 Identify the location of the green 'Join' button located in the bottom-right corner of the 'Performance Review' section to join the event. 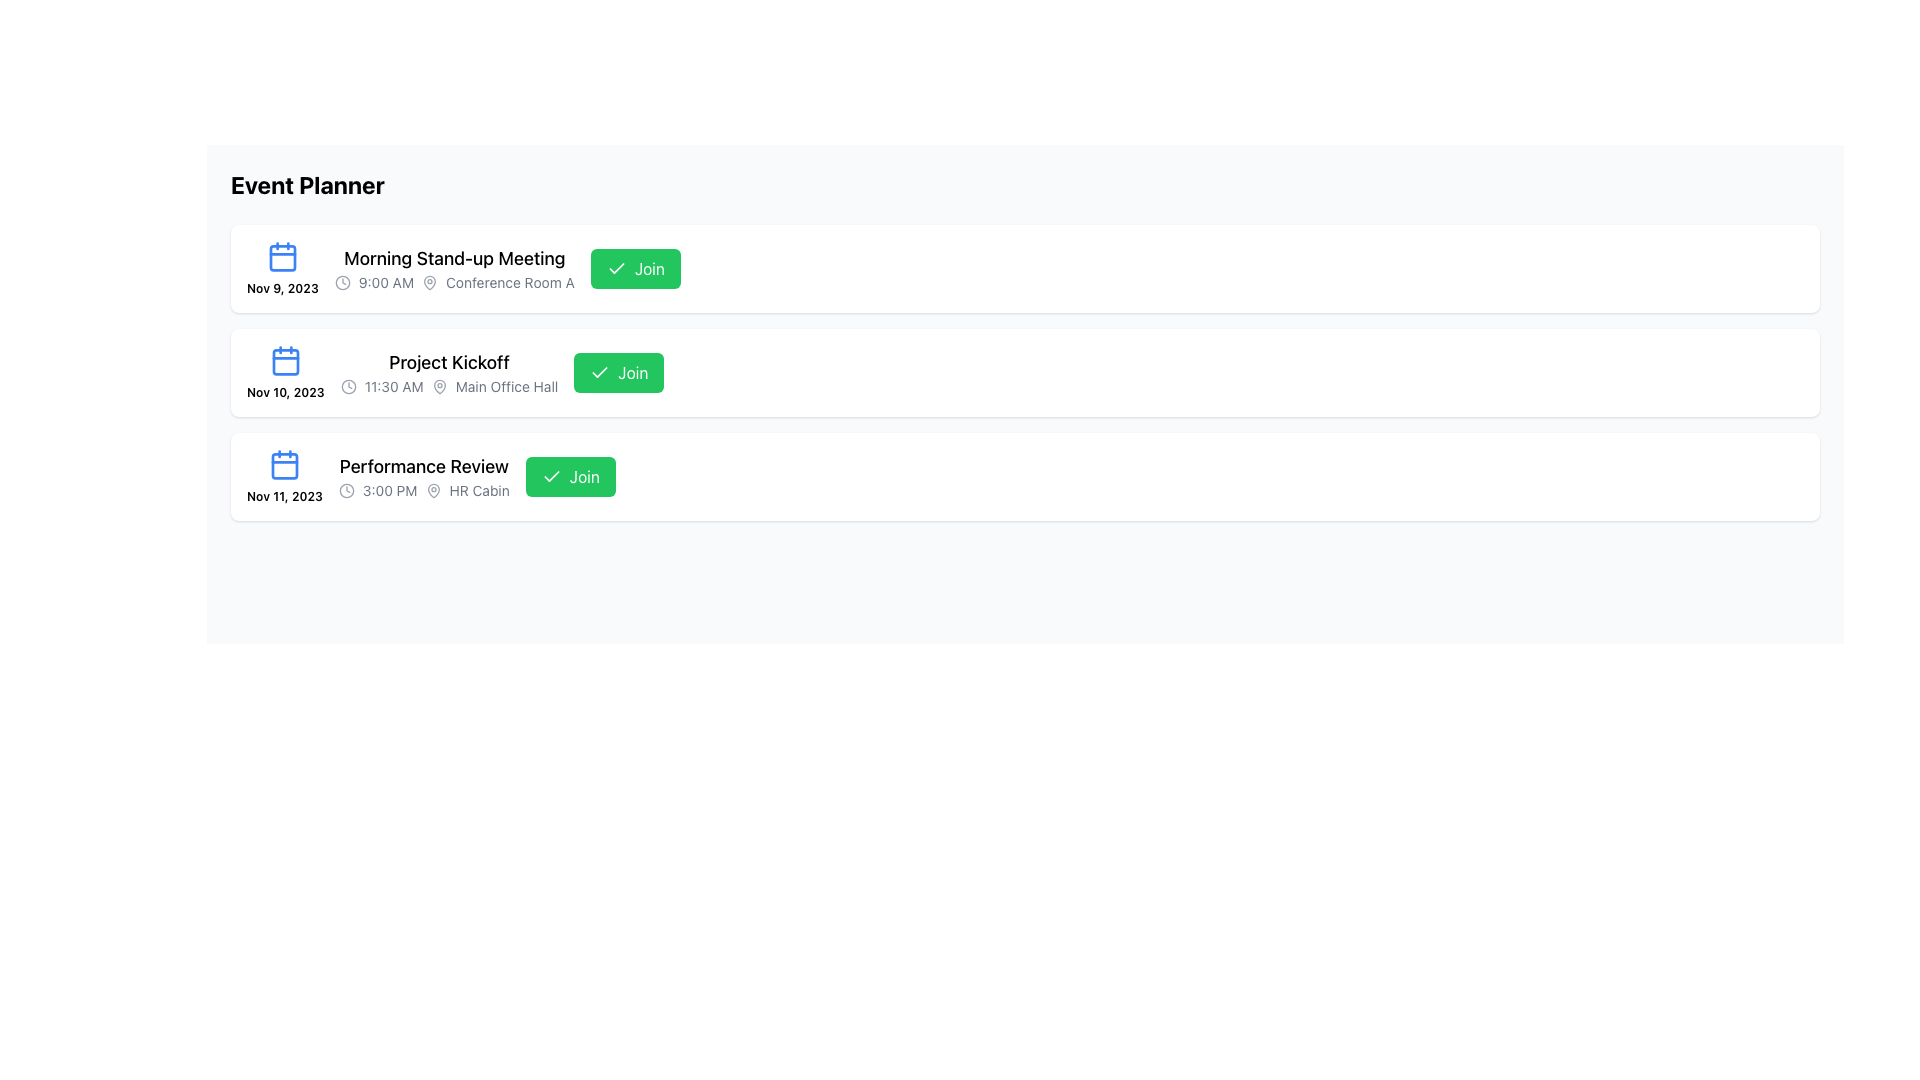
(569, 477).